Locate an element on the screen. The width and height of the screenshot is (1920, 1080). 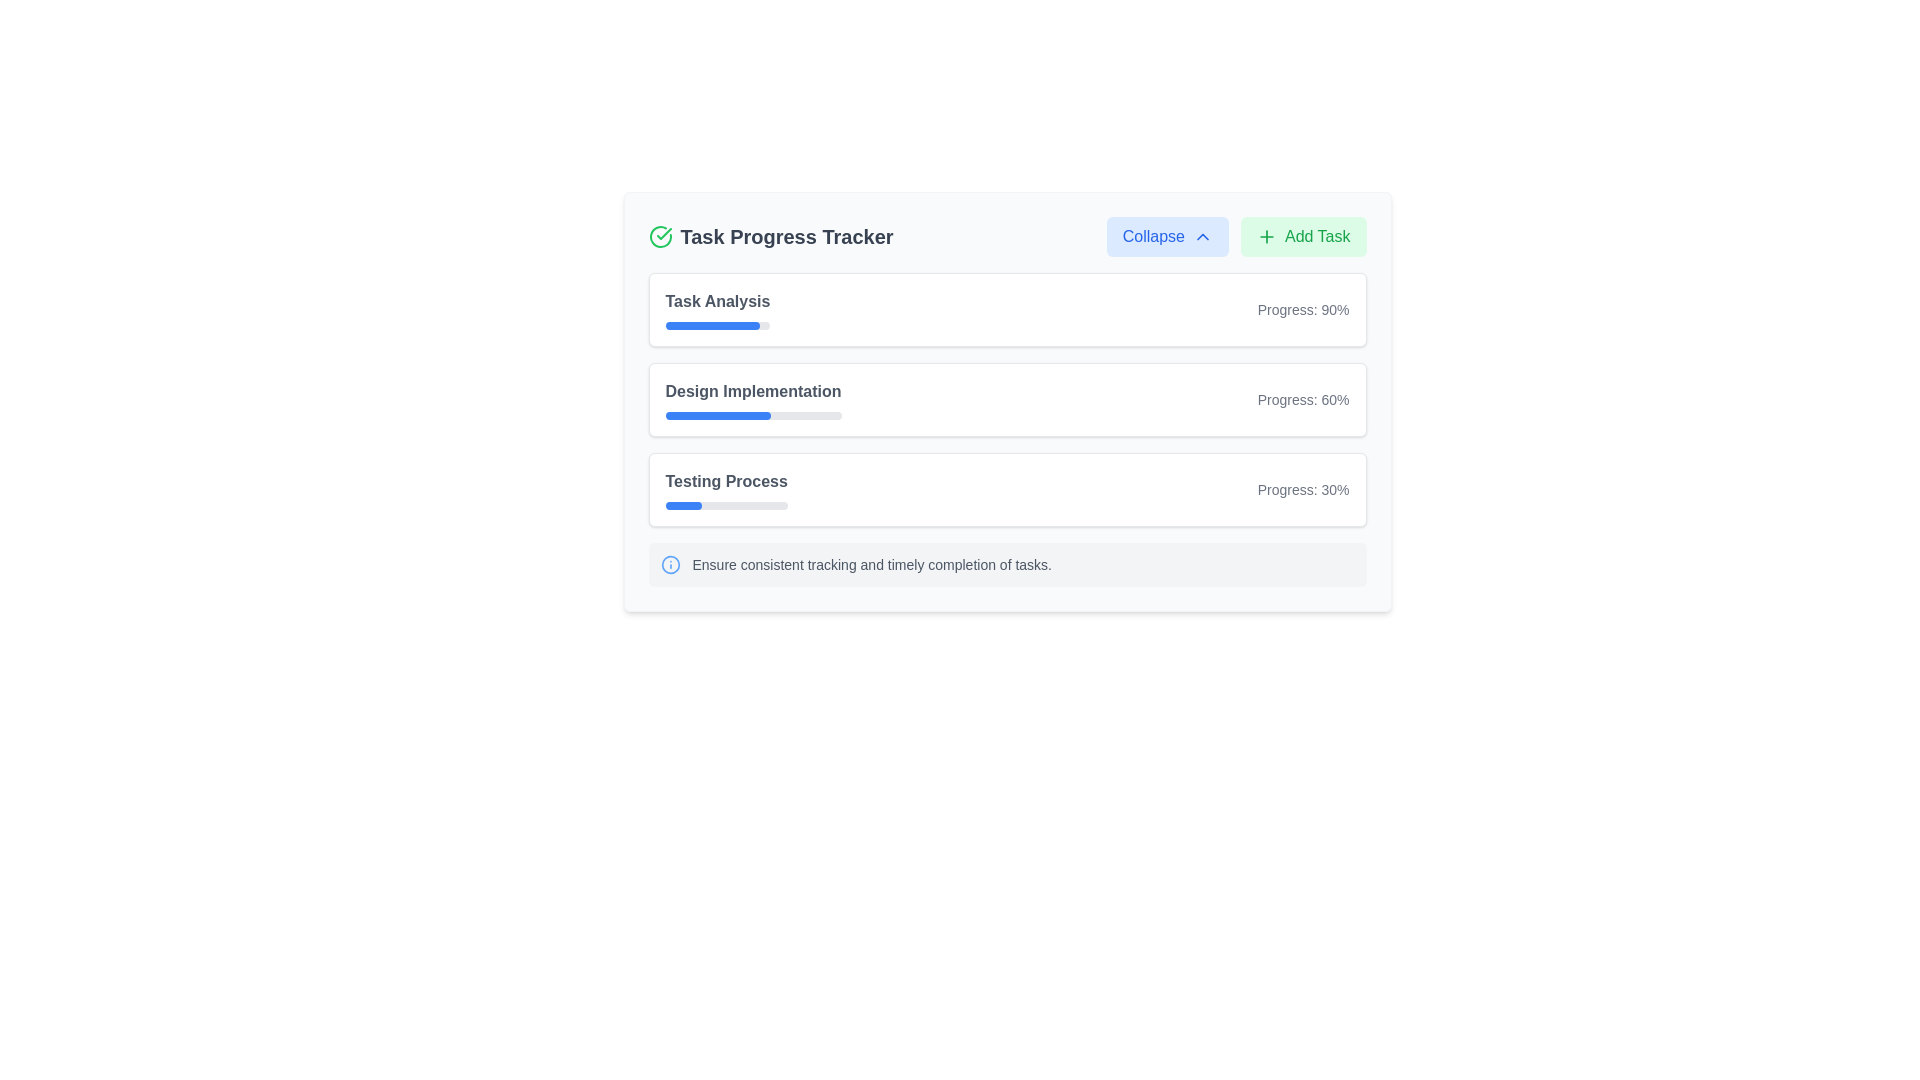
the filled portion of the progress bar, which is a blue horizontal indicator located under the 'Task Analysis' heading in the 'Task Progress Tracker' section is located at coordinates (712, 325).